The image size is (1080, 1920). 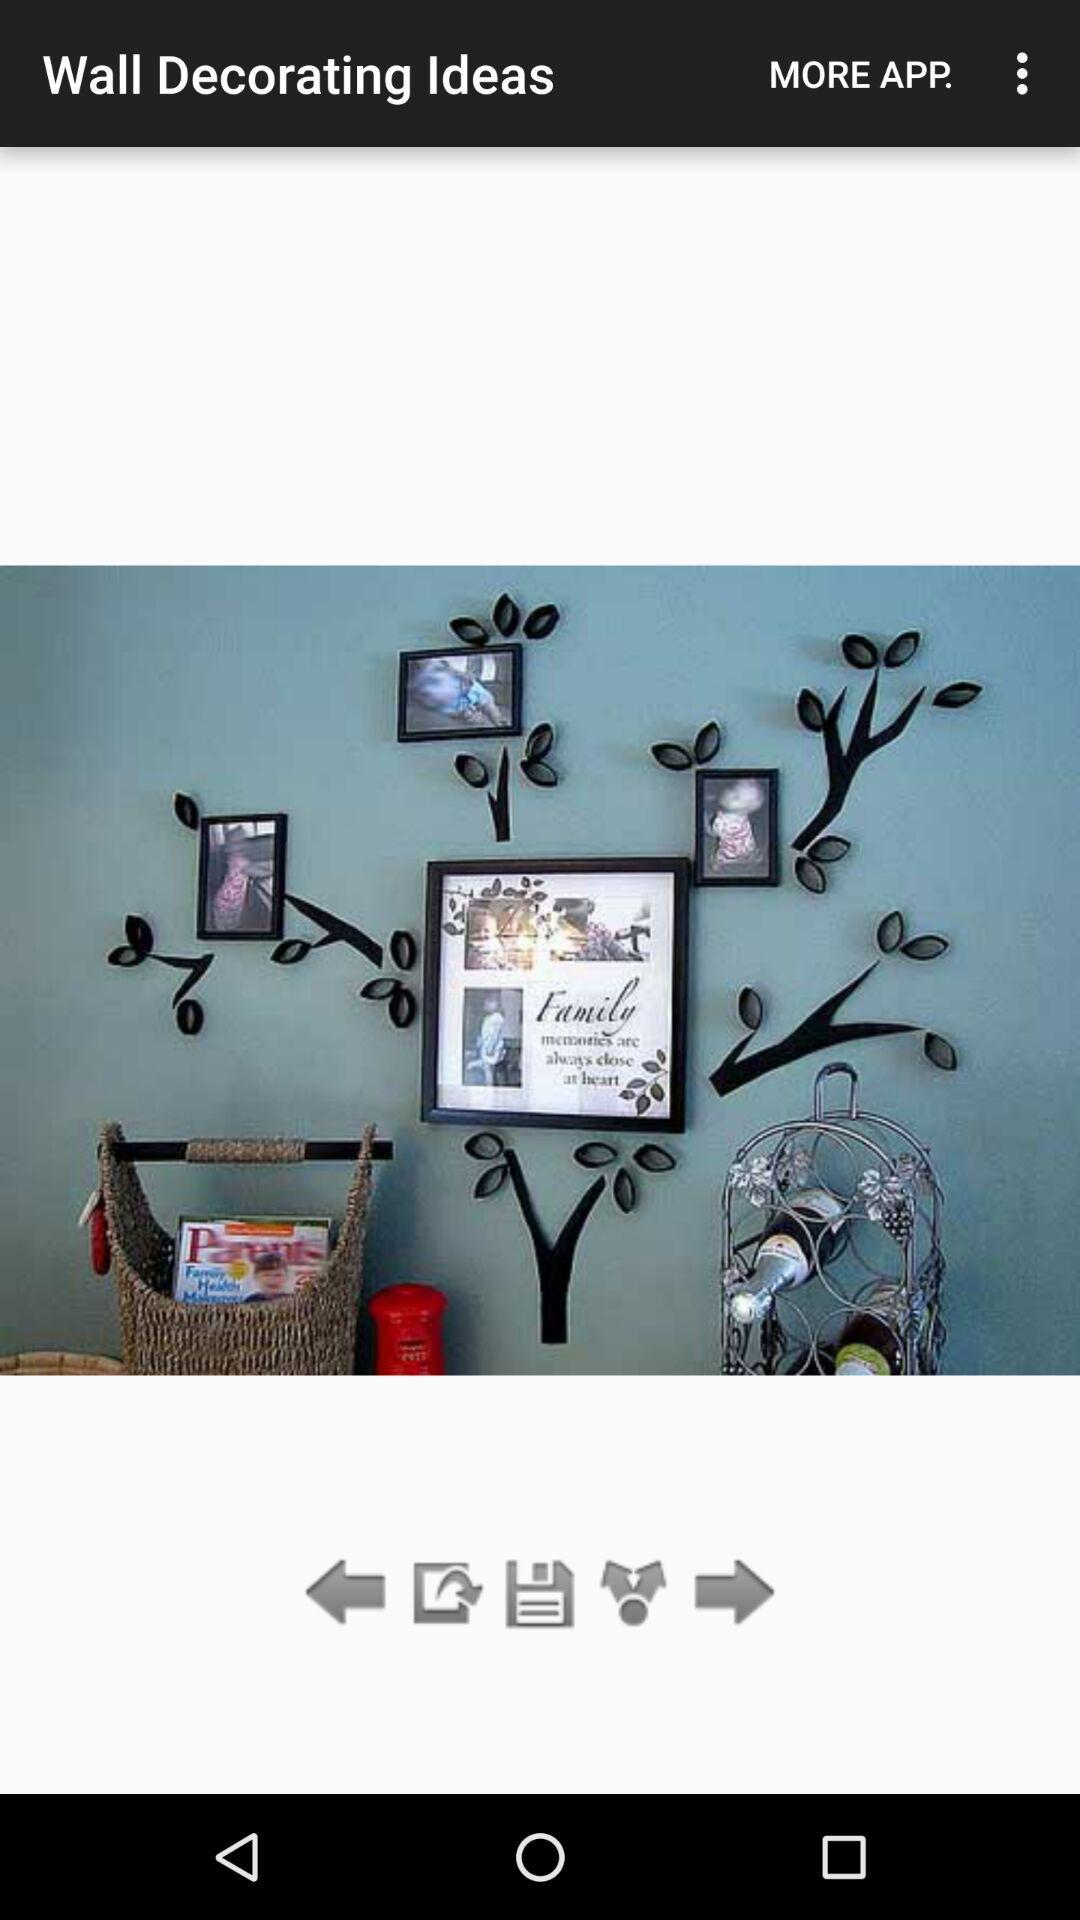 I want to click on the app next to wall decorating ideas app, so click(x=860, y=73).